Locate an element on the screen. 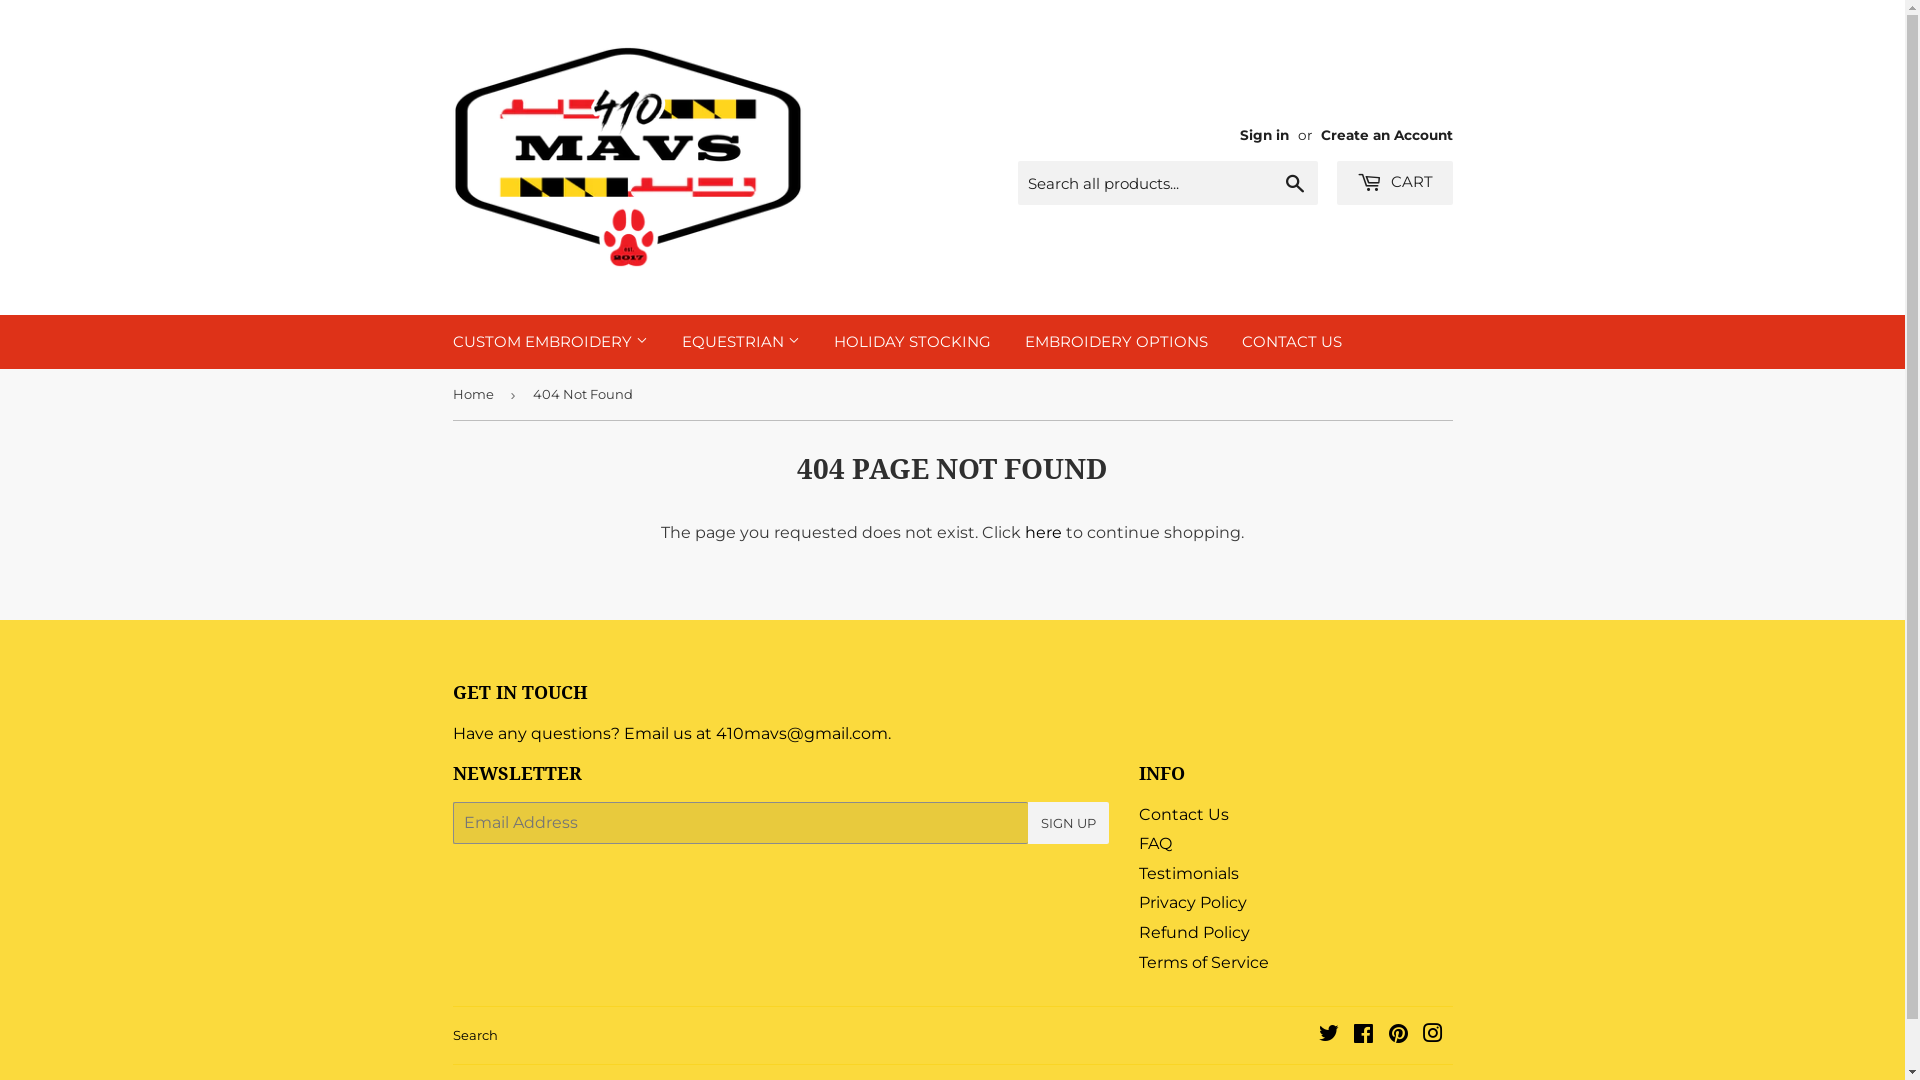  'here' is located at coordinates (1042, 531).